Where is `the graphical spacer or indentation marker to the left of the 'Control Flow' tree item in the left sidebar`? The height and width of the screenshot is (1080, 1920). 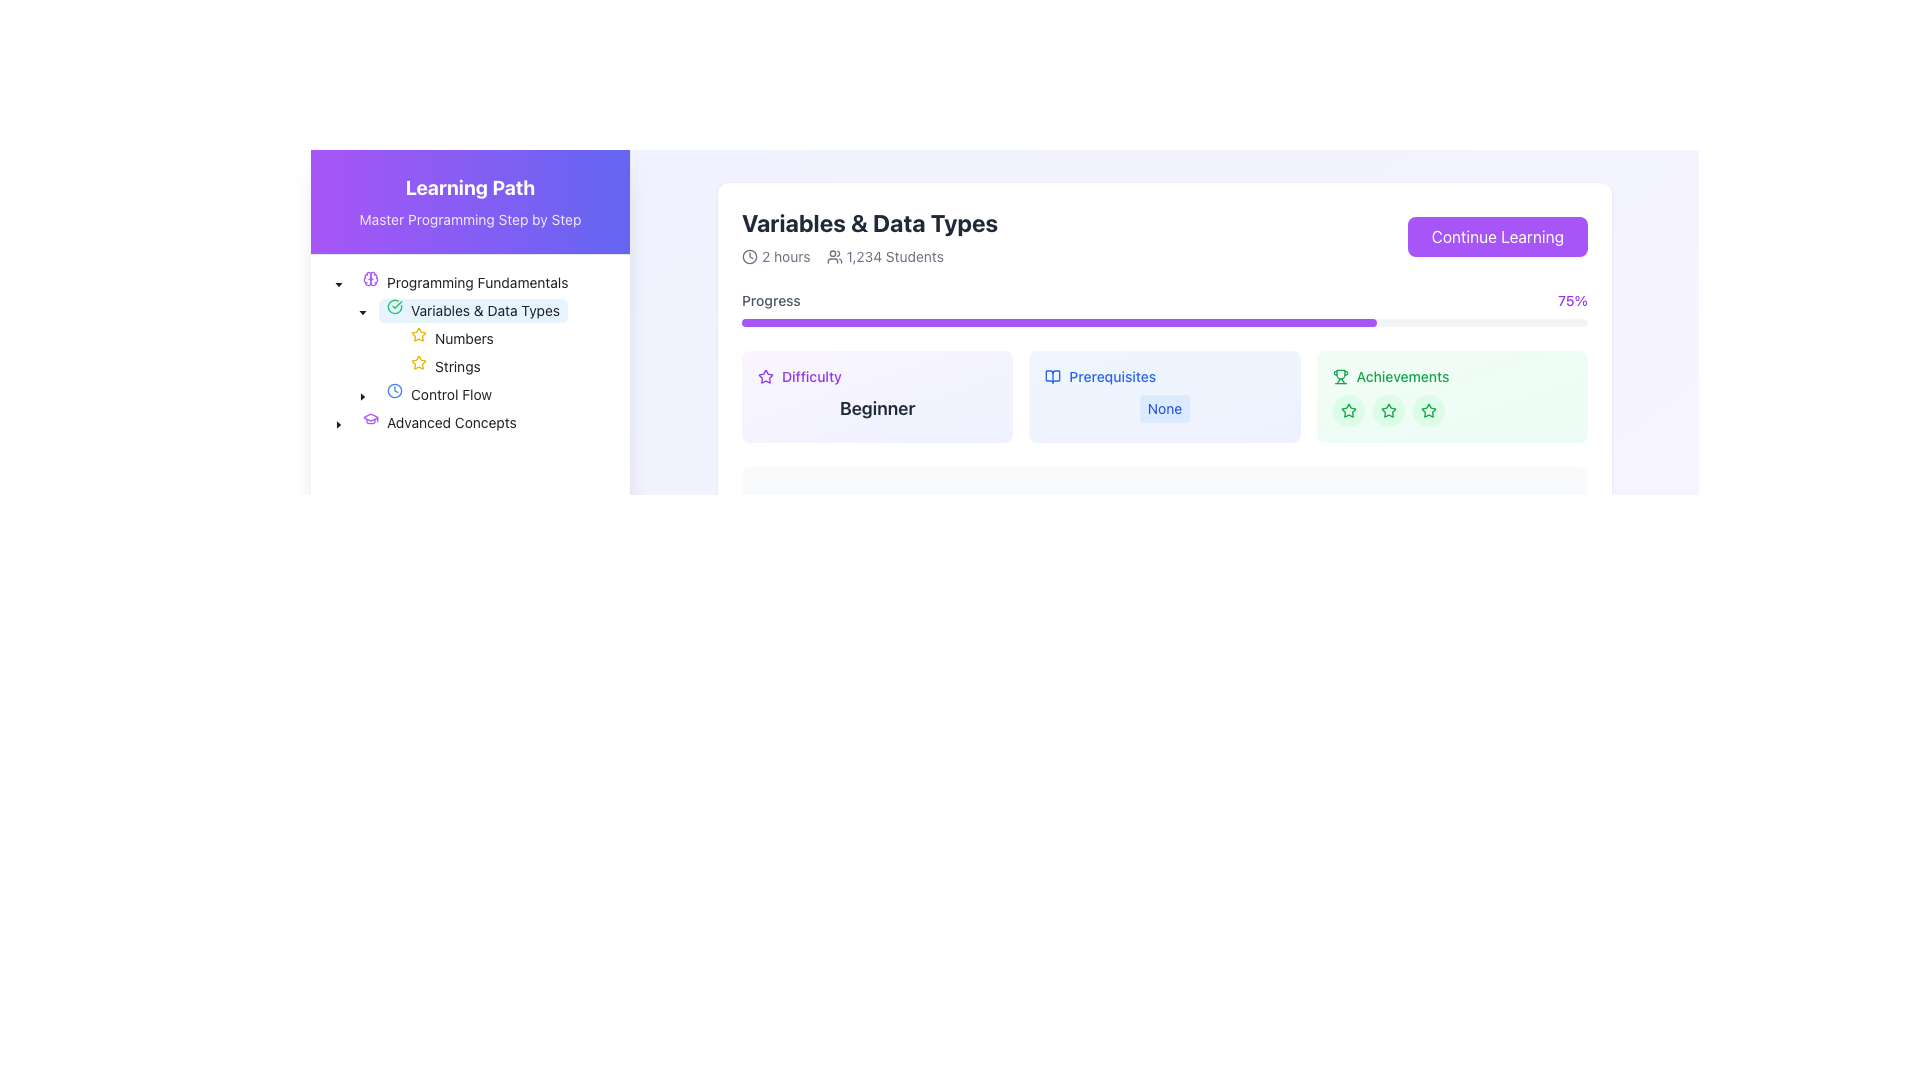 the graphical spacer or indentation marker to the left of the 'Control Flow' tree item in the left sidebar is located at coordinates (339, 394).